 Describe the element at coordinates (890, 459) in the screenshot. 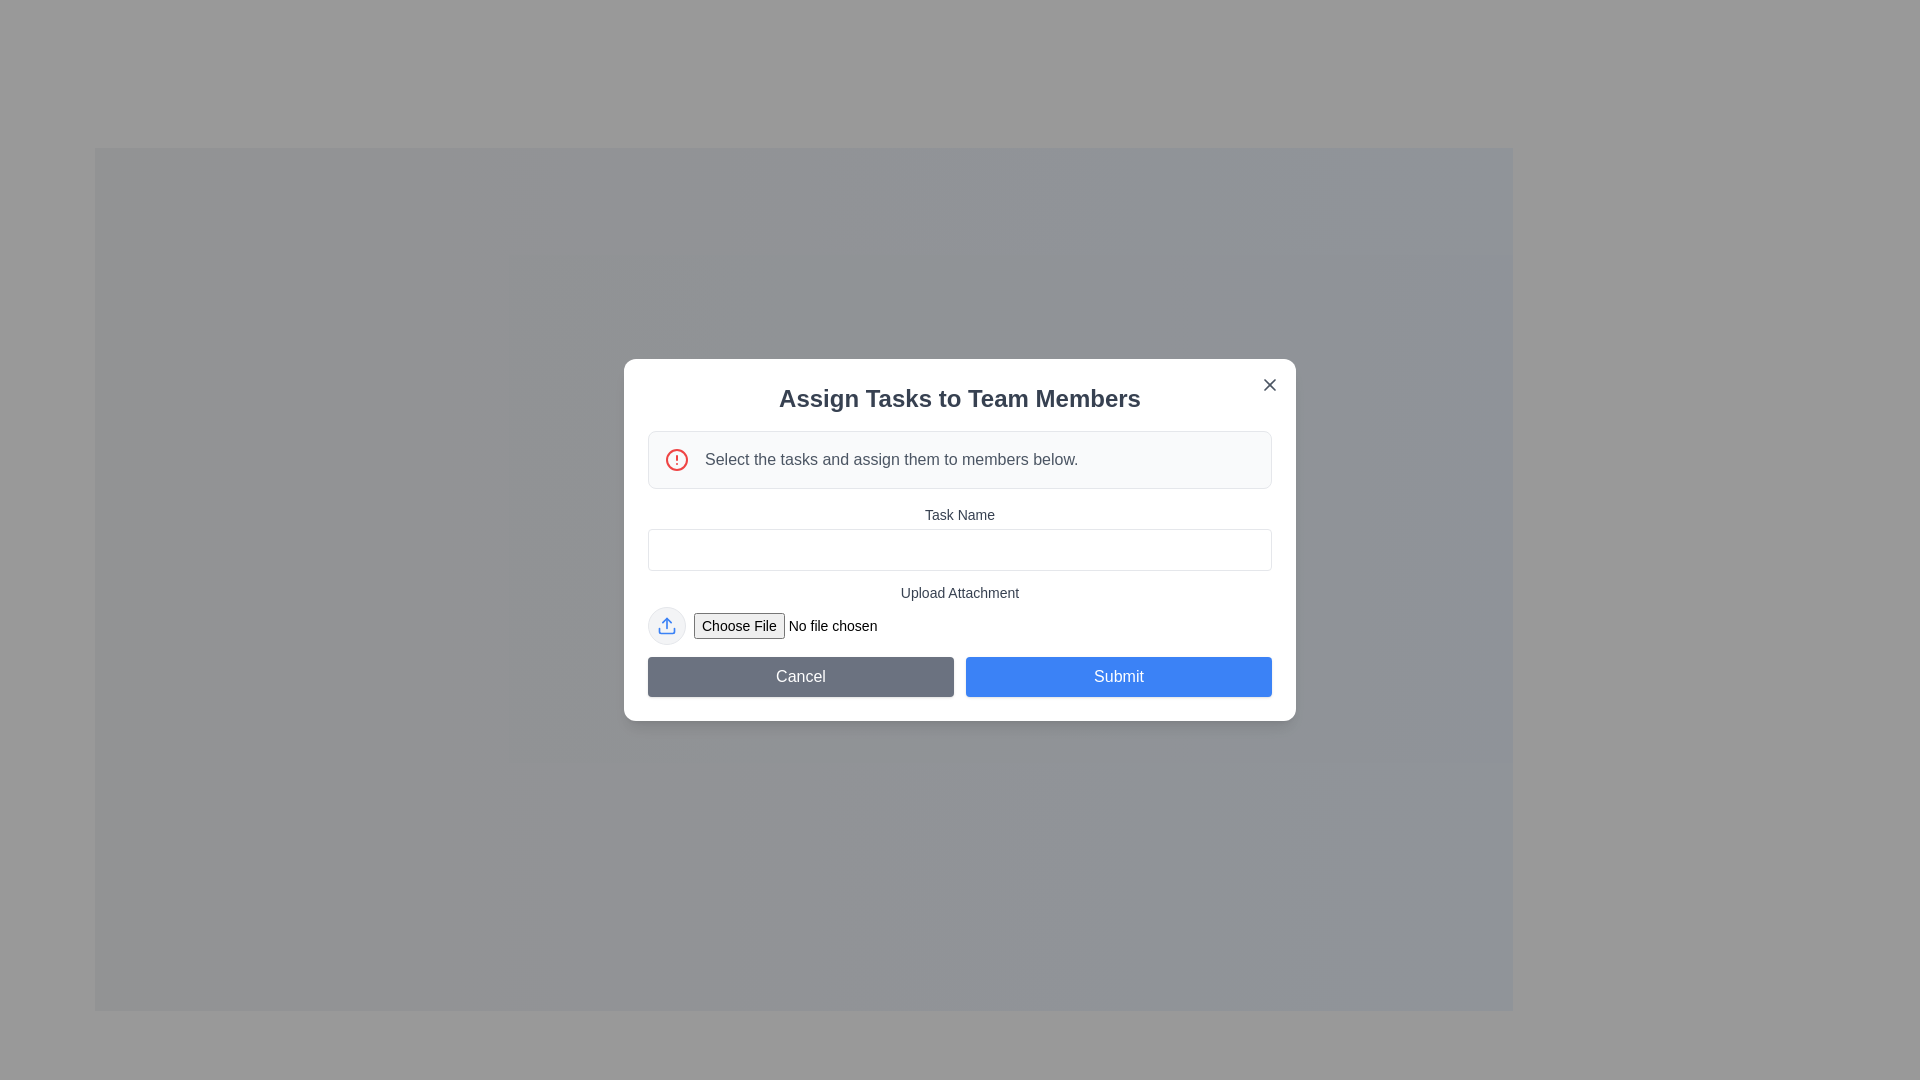

I see `the text label that states 'Select the tasks and assign them to members below,' which is located within a gray-outlined rectangular box and has a red warning icon to its left` at that location.